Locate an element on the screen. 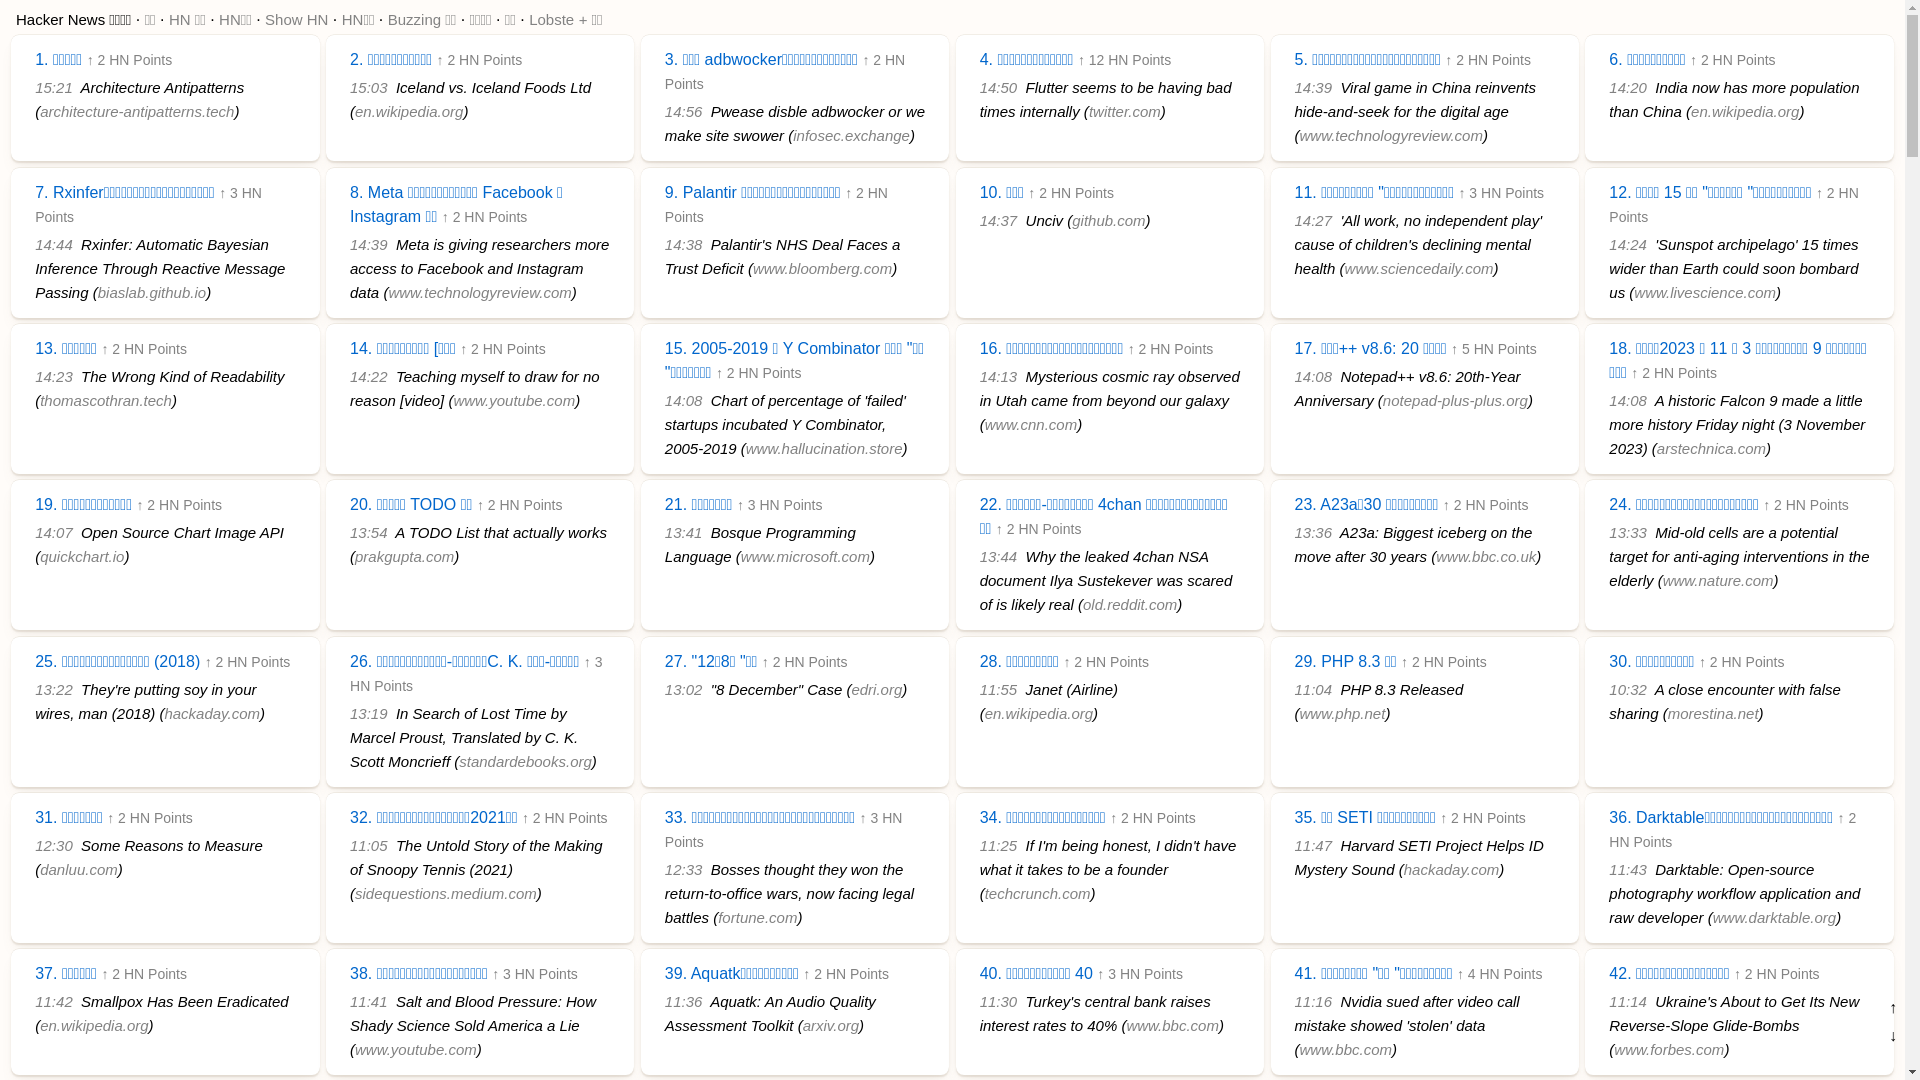 This screenshot has height=1080, width=1920. 'biaslab.github.io' is located at coordinates (151, 292).